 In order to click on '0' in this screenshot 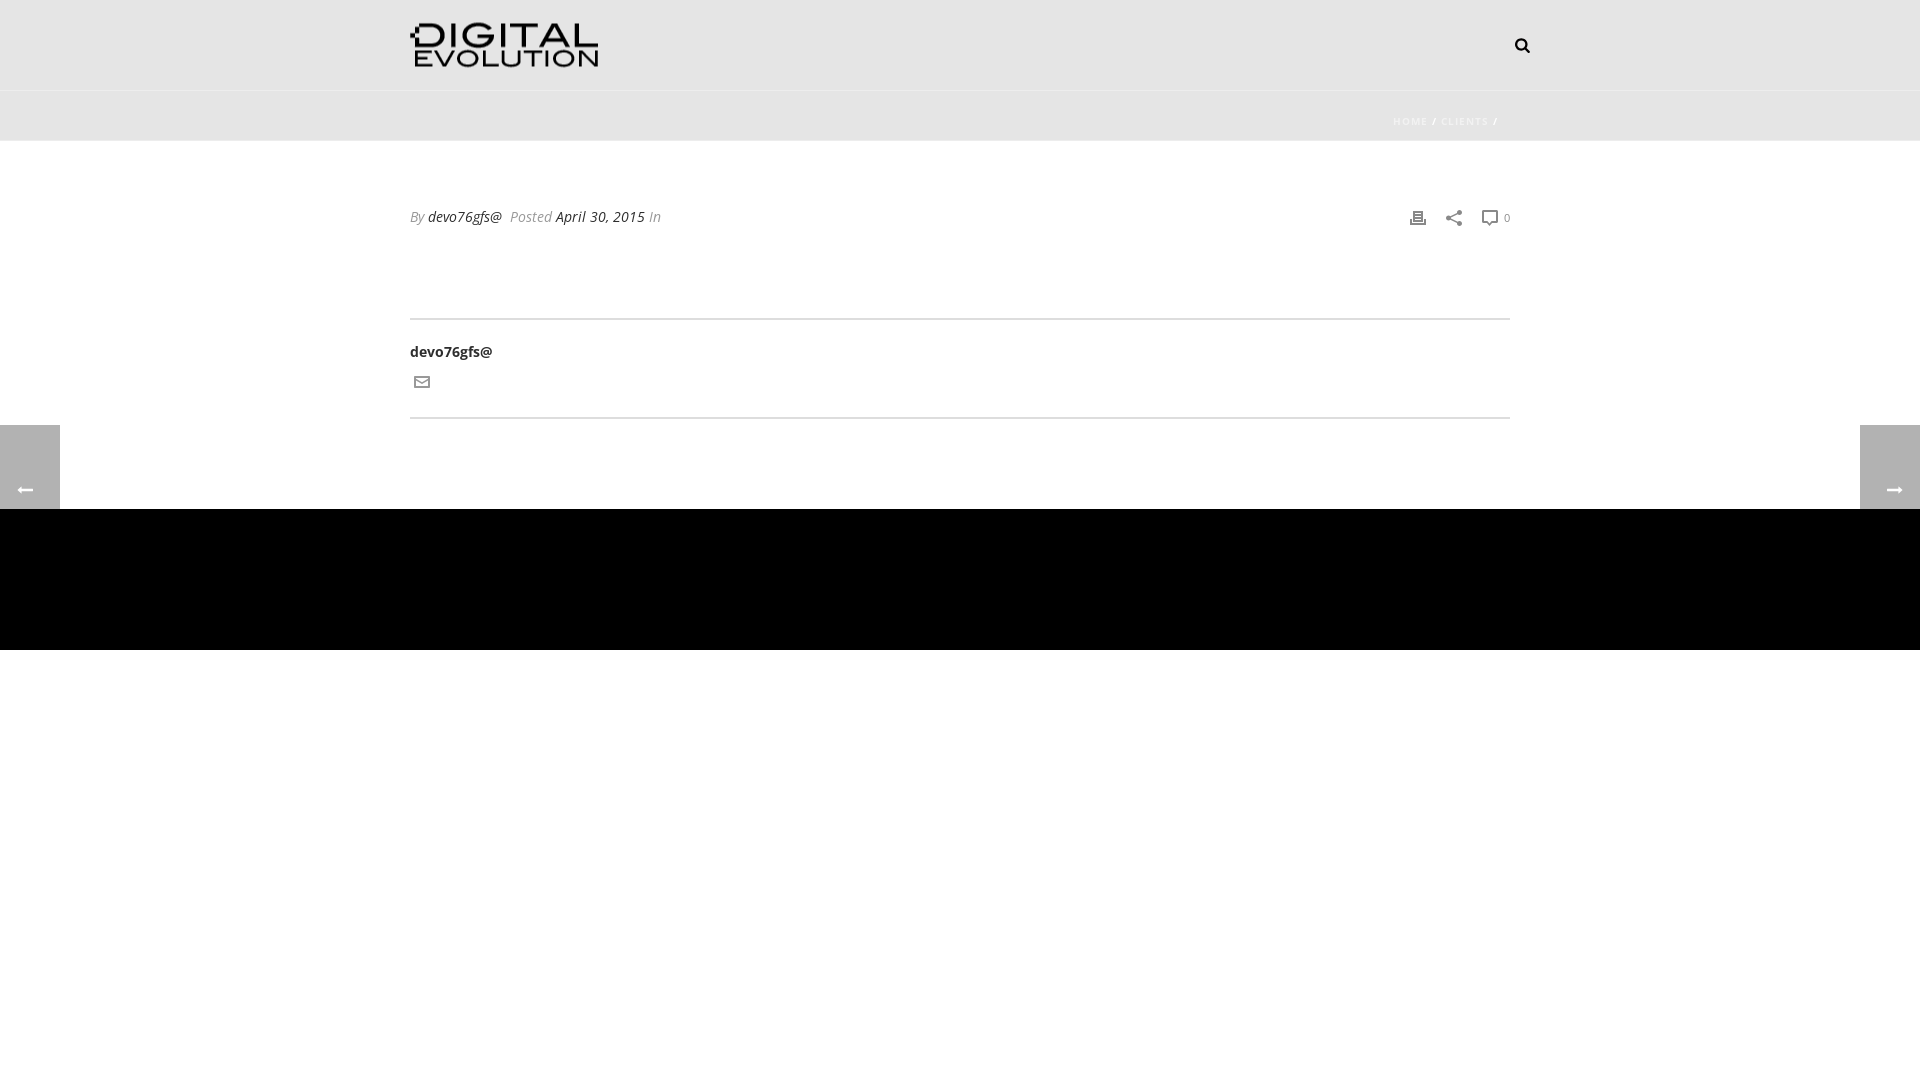, I will do `click(1482, 216)`.